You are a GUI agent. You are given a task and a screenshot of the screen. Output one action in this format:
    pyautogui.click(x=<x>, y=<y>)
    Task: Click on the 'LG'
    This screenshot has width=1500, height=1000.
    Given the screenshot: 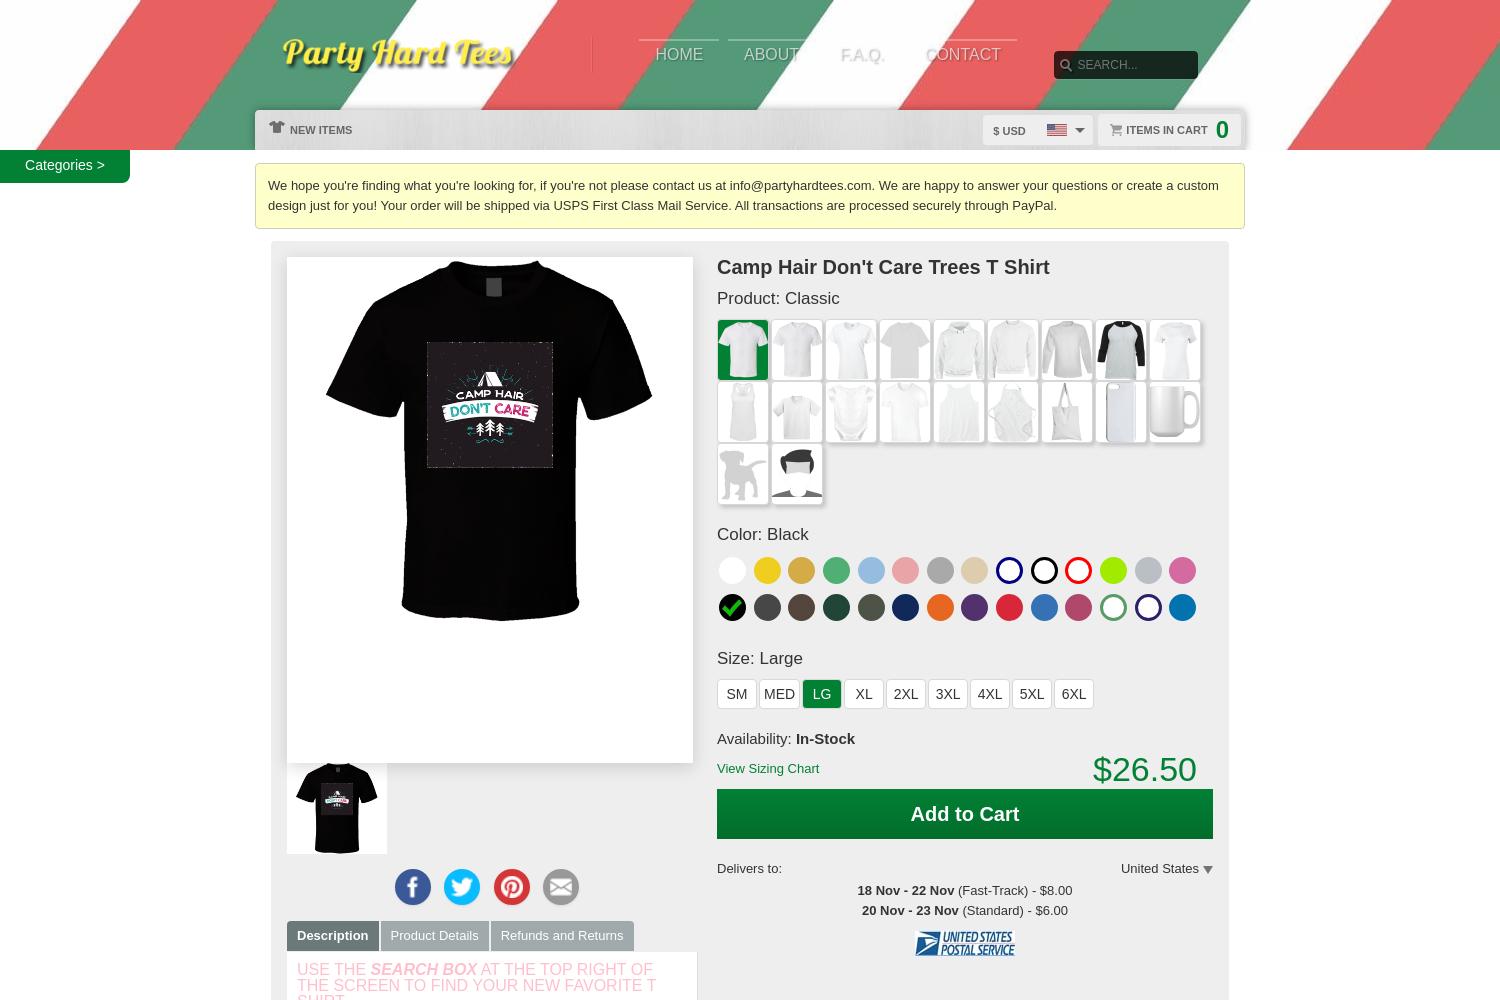 What is the action you would take?
    pyautogui.click(x=820, y=693)
    